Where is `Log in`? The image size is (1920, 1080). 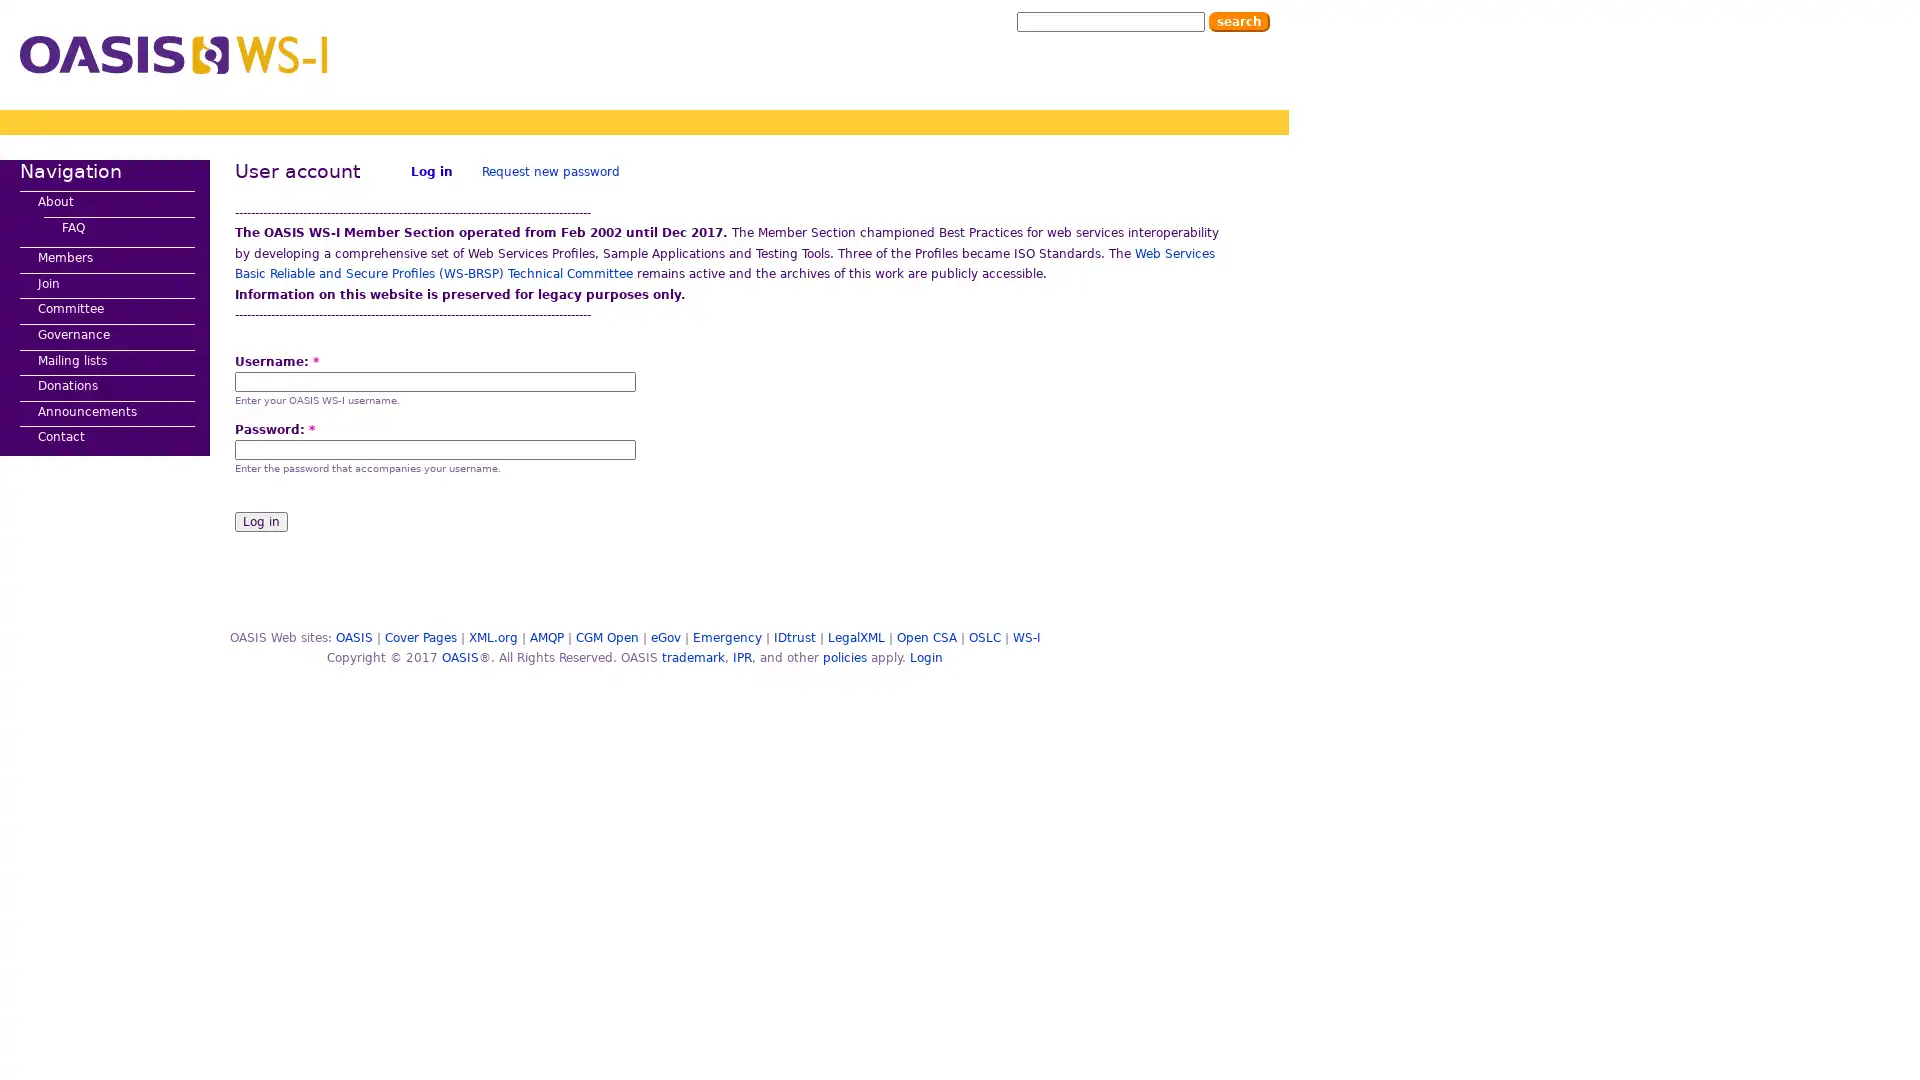
Log in is located at coordinates (260, 519).